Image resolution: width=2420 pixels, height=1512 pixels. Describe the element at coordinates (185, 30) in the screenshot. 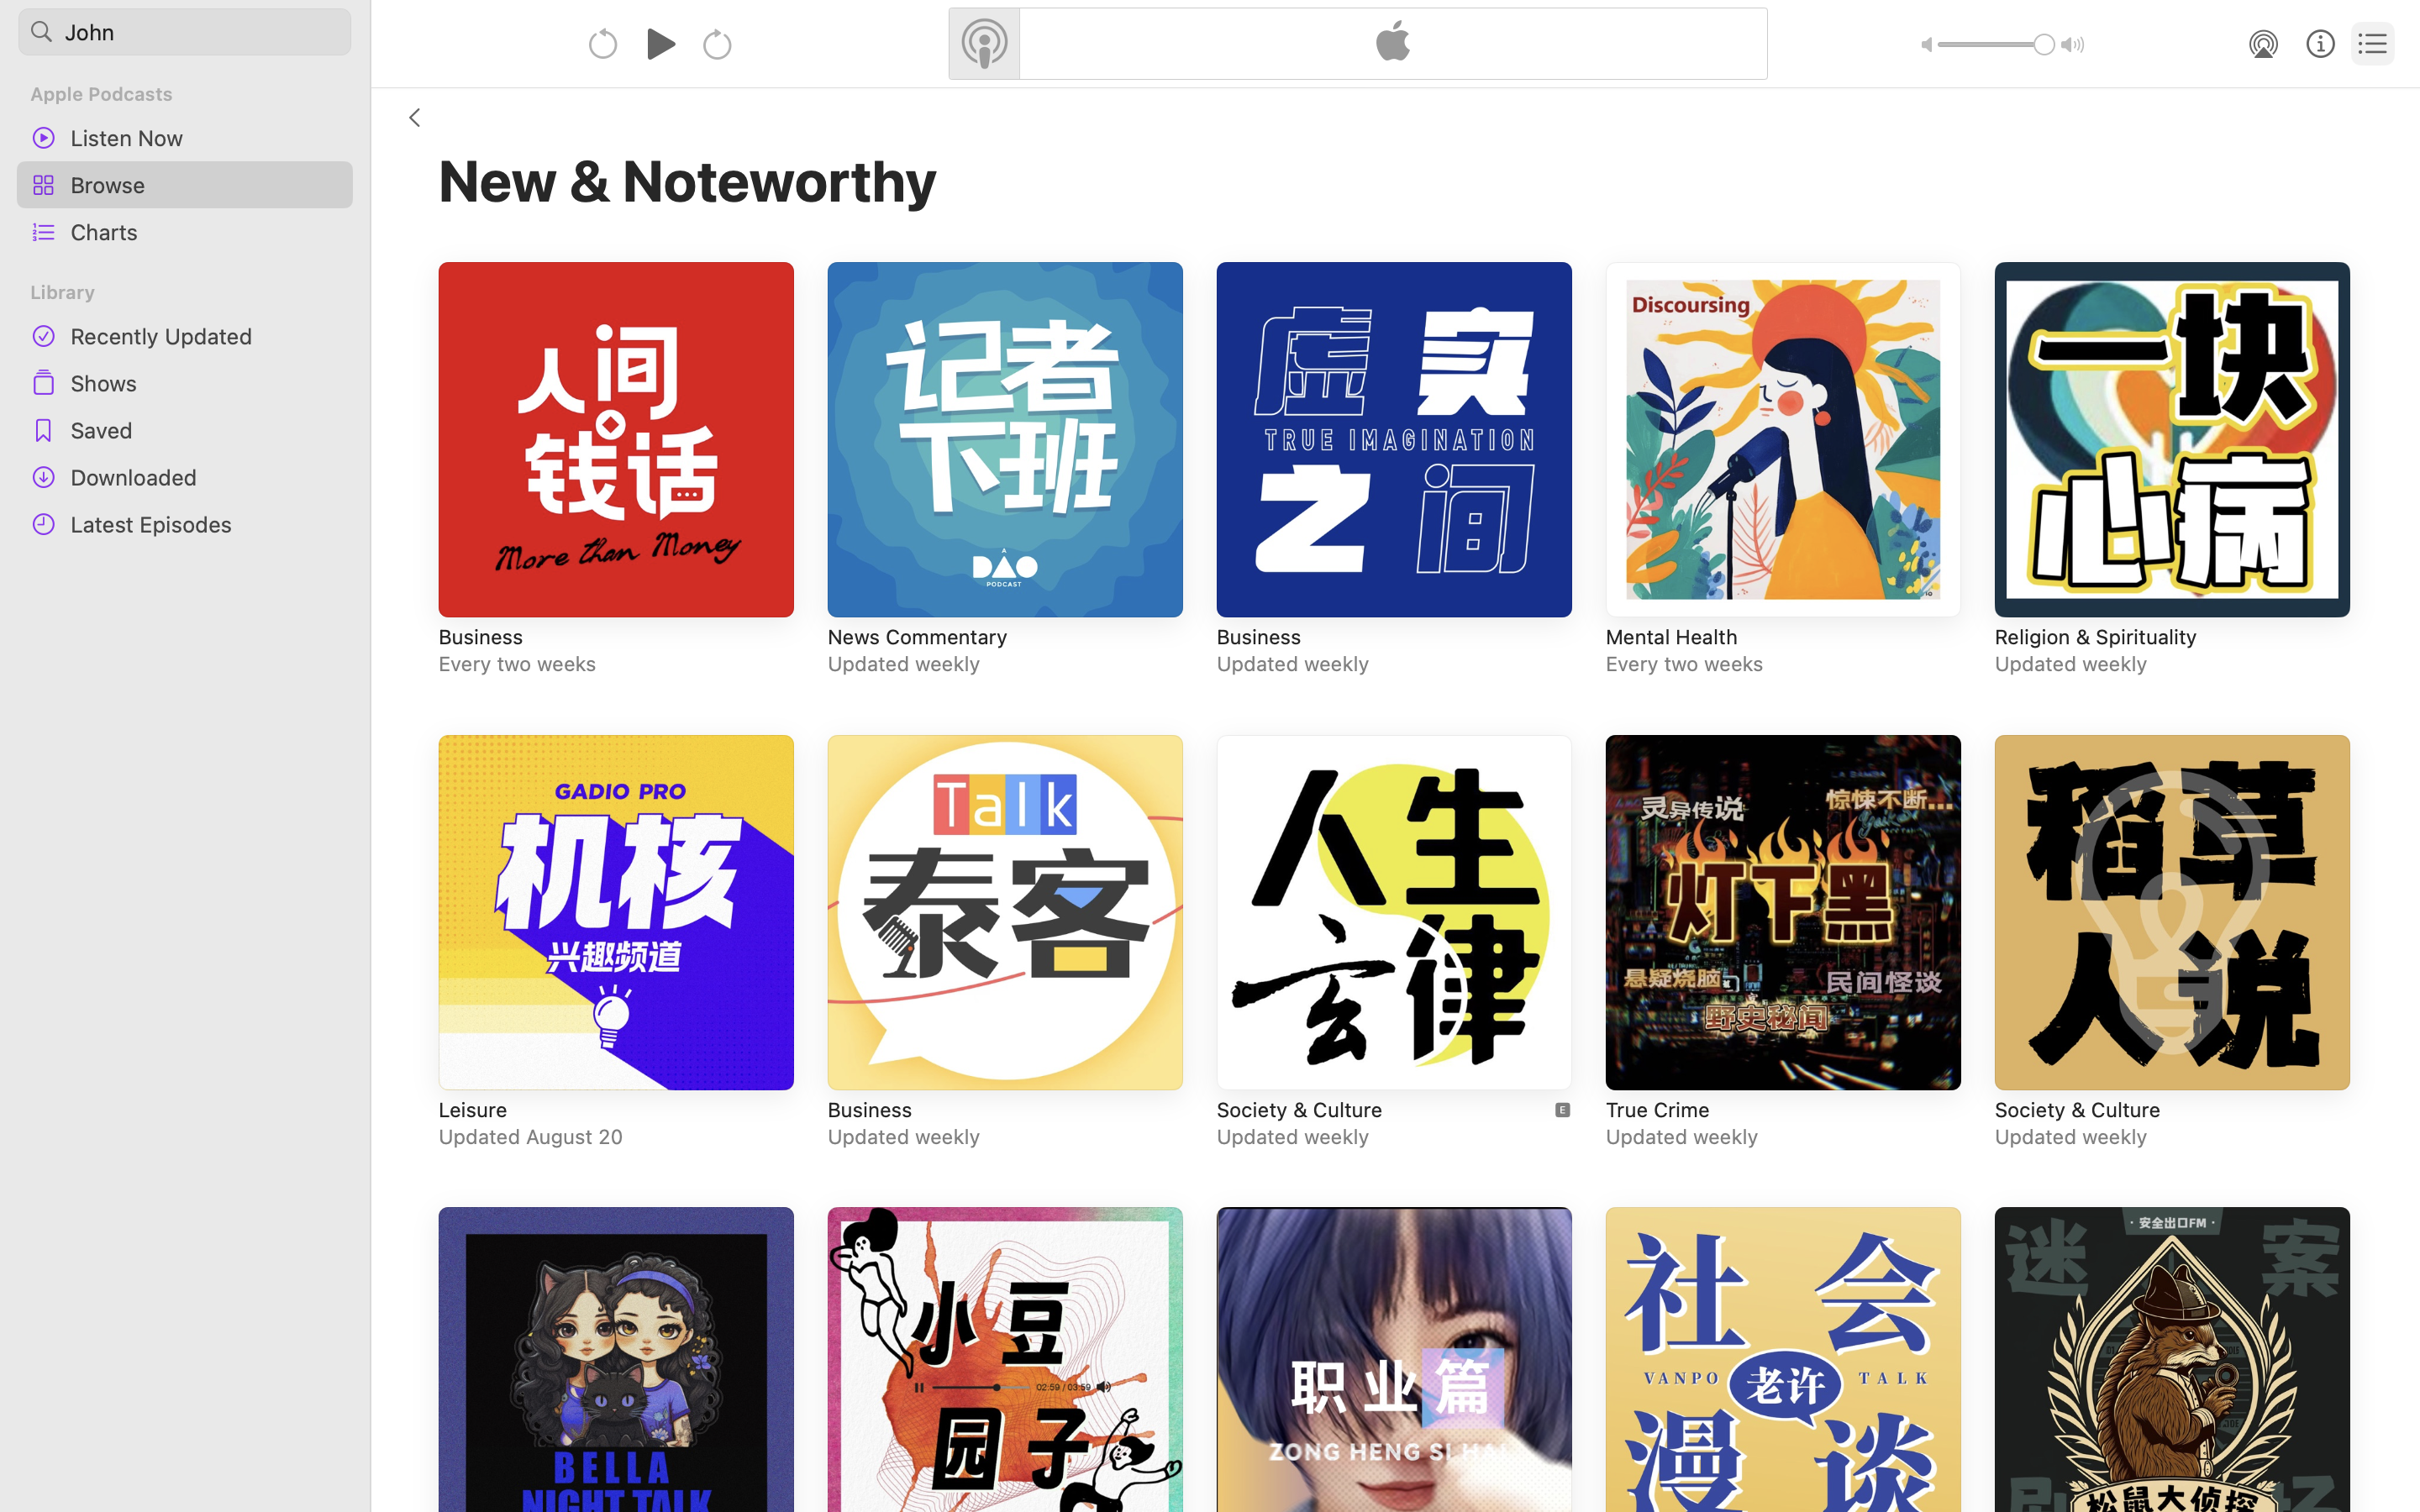

I see `'John'` at that location.